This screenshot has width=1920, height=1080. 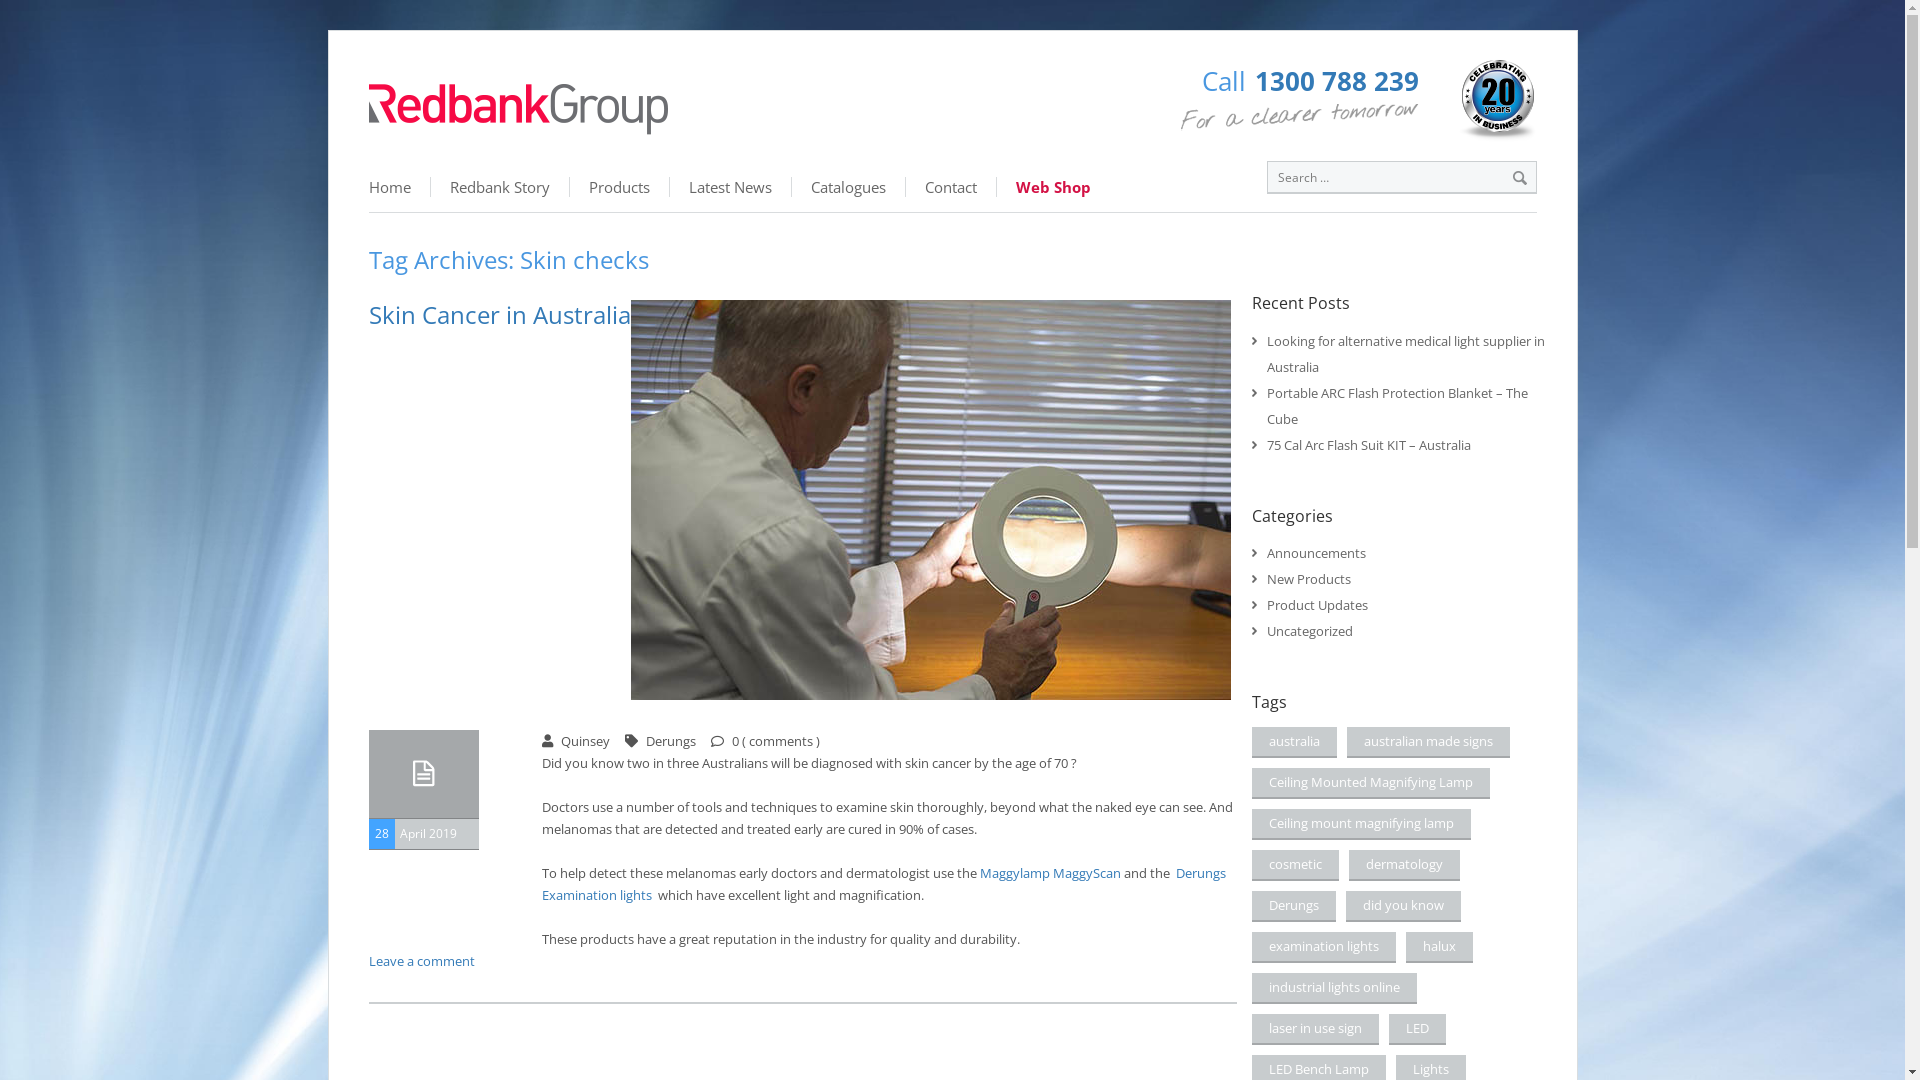 I want to click on 'Latest News', so click(x=729, y=186).